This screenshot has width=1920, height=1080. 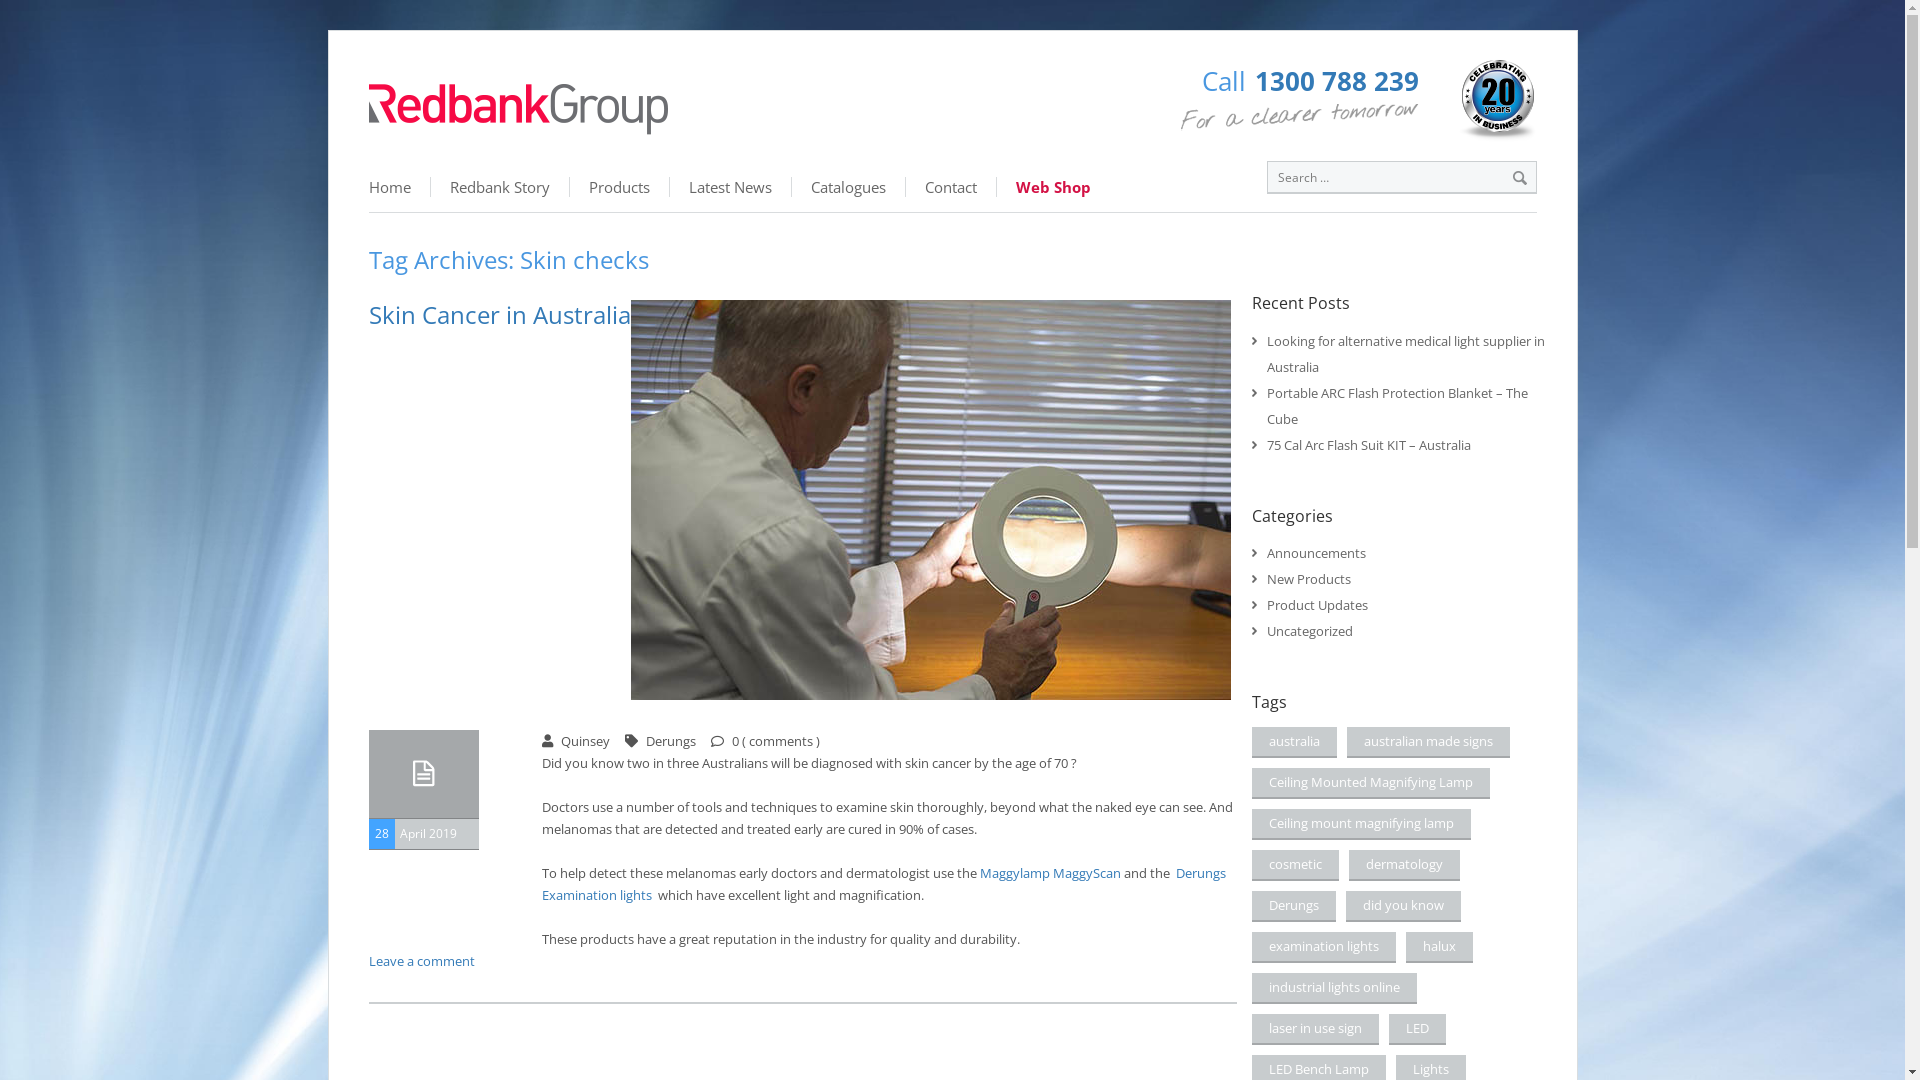 I want to click on 'Latest News', so click(x=729, y=186).